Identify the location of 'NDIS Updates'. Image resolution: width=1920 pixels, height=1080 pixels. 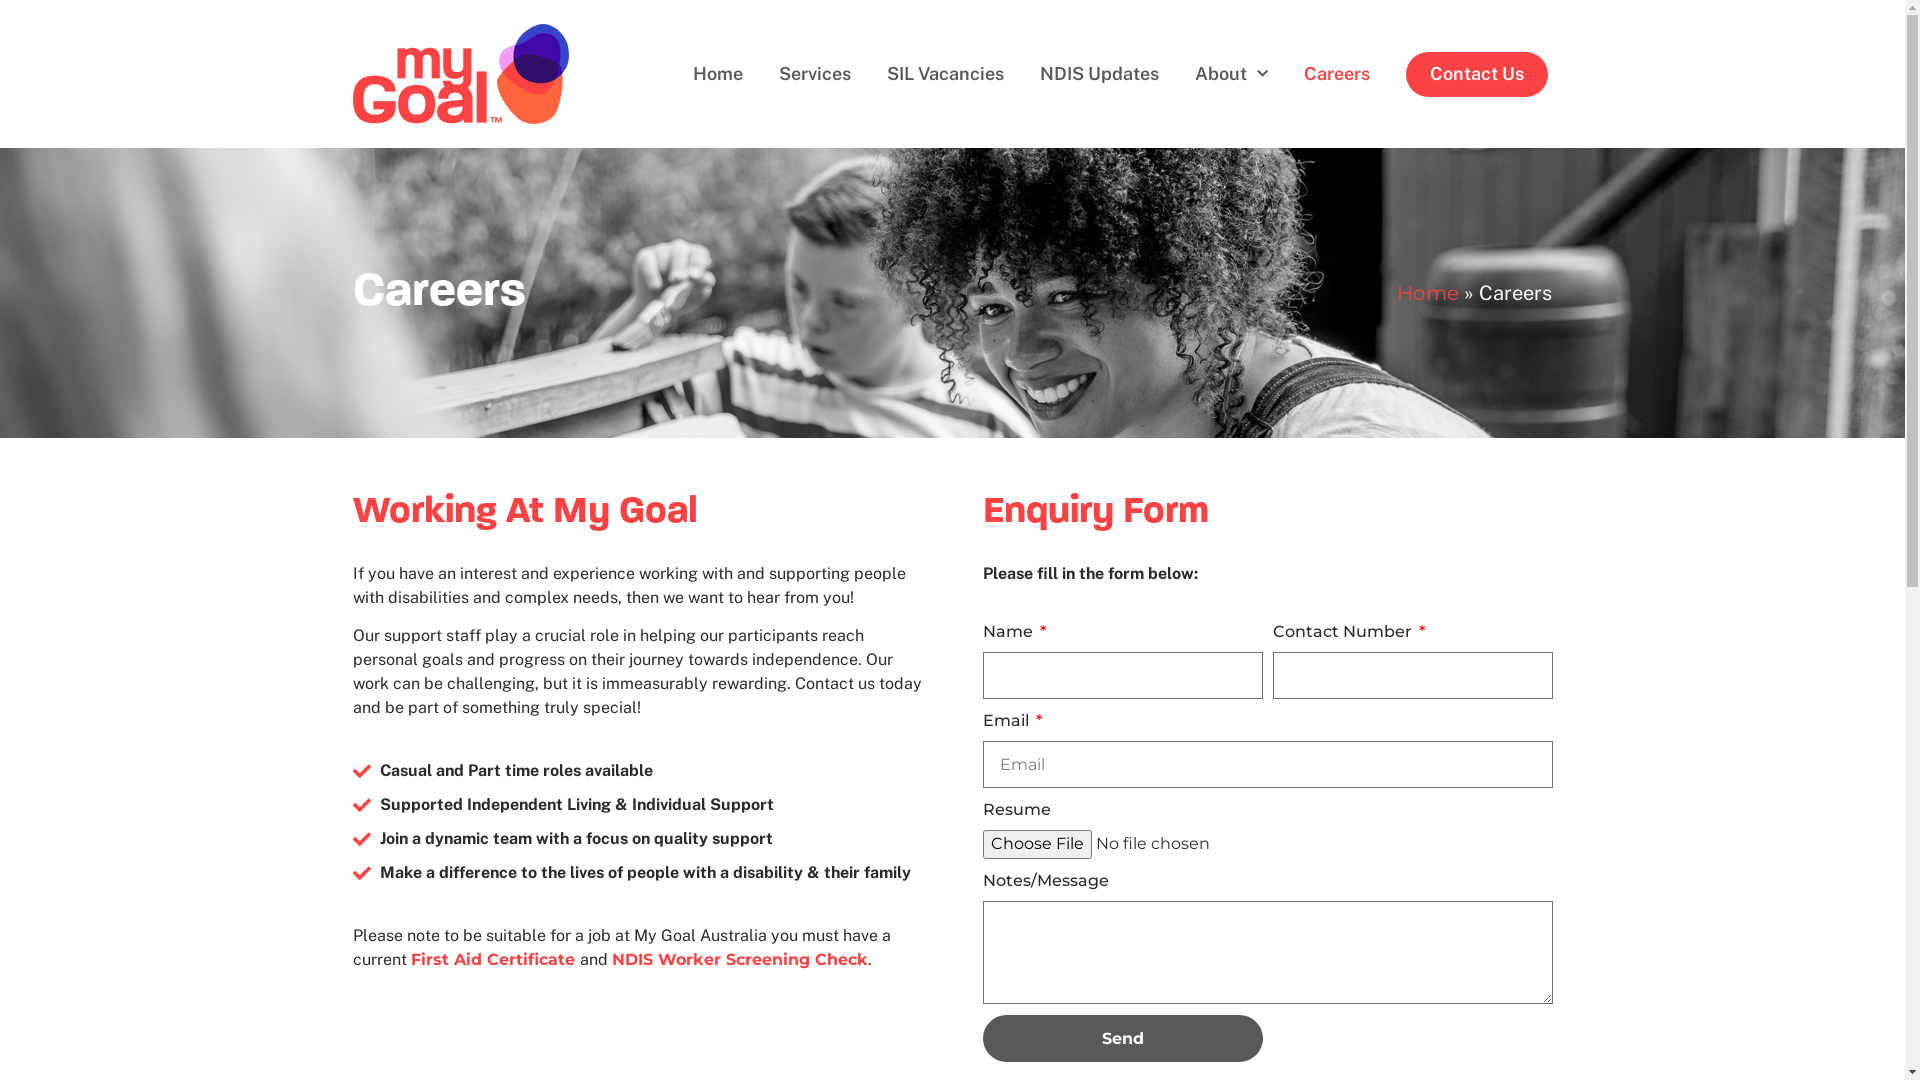
(1098, 73).